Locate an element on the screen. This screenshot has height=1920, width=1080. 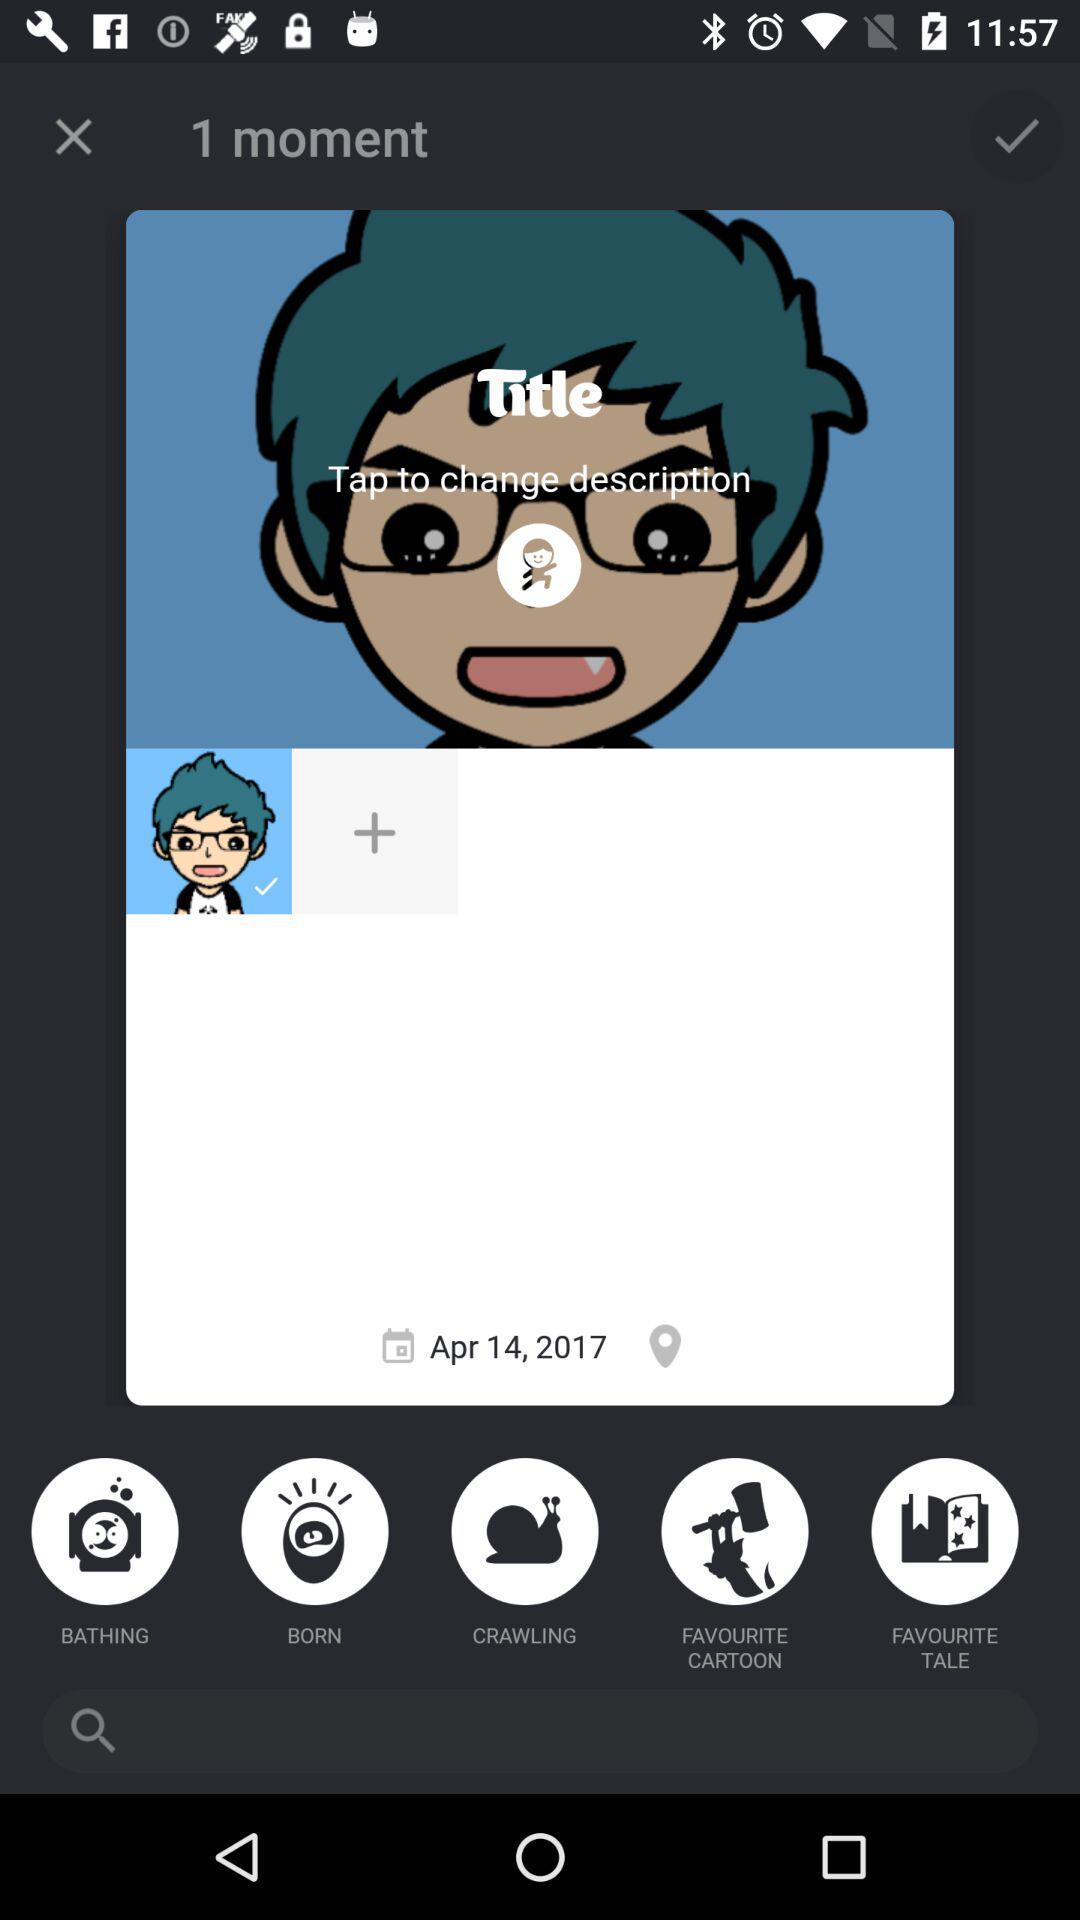
submit option is located at coordinates (1017, 135).